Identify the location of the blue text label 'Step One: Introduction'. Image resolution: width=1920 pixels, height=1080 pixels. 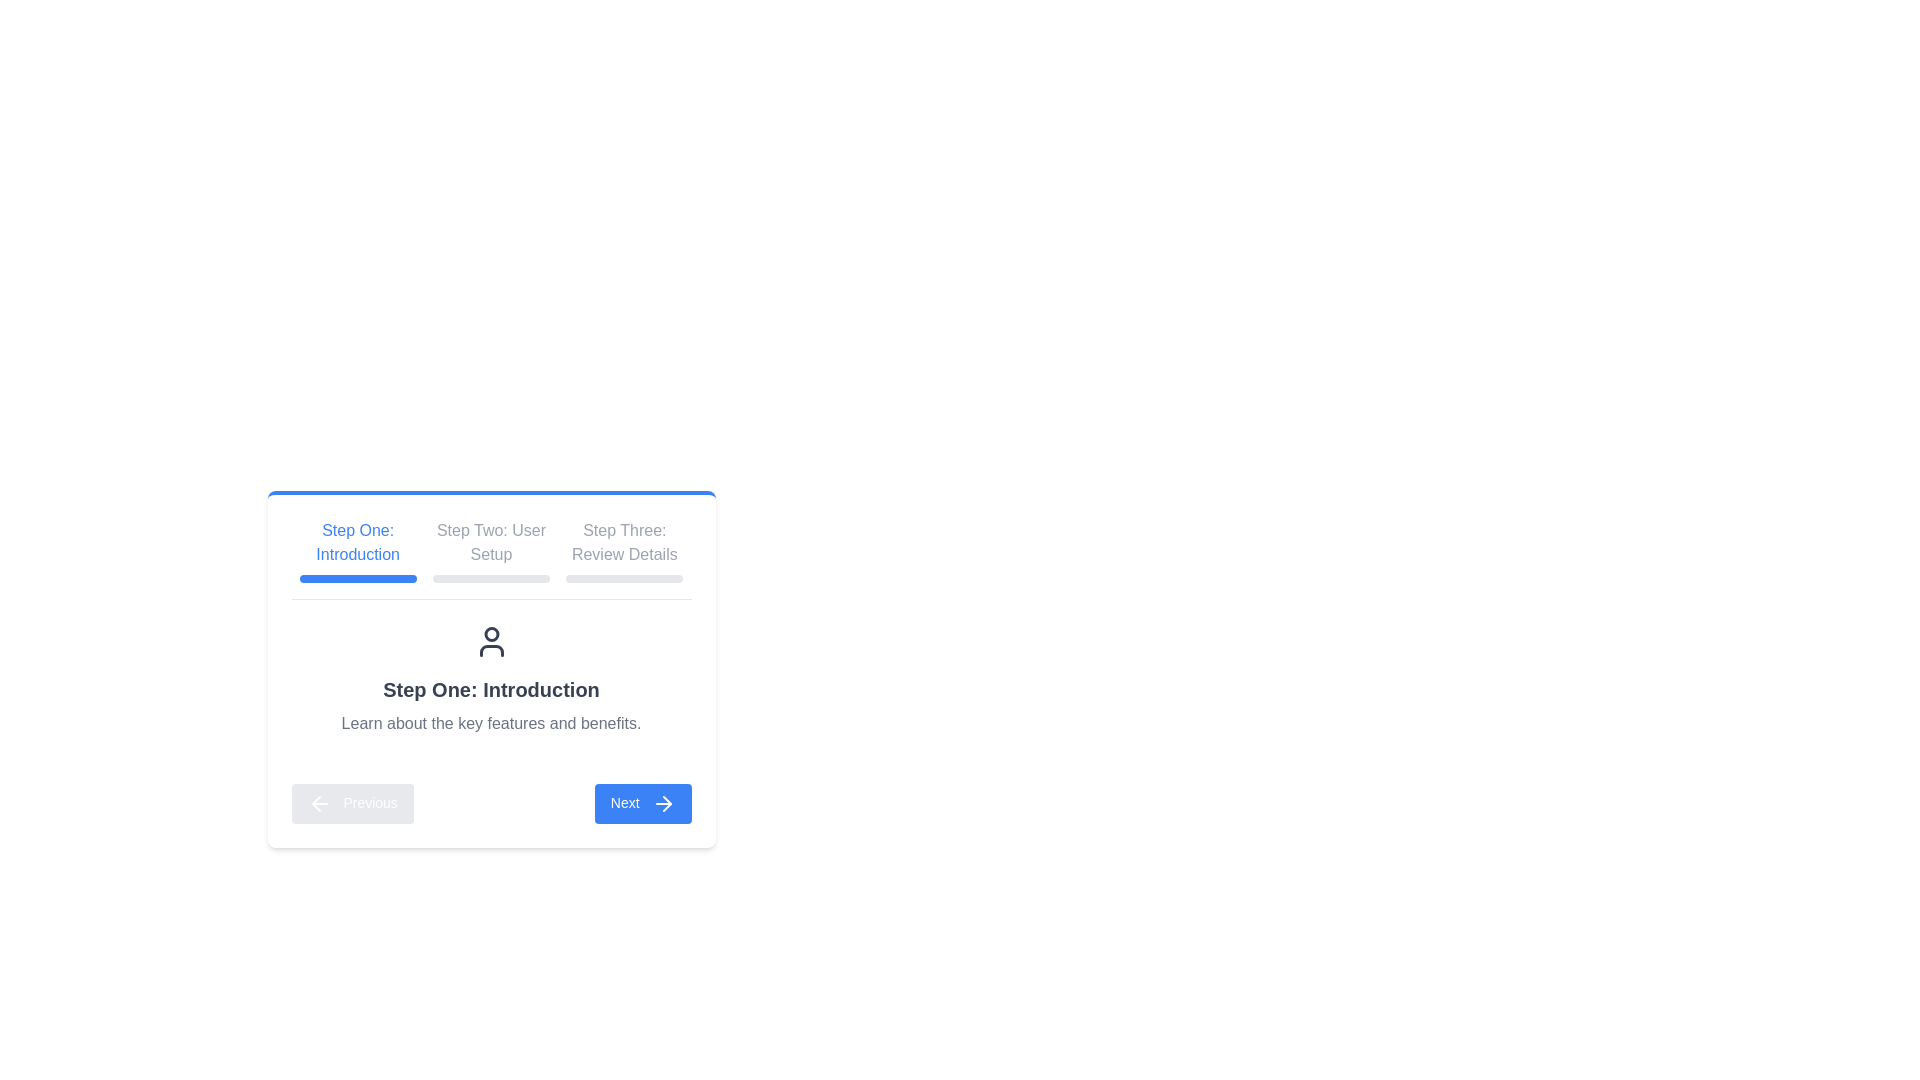
(358, 551).